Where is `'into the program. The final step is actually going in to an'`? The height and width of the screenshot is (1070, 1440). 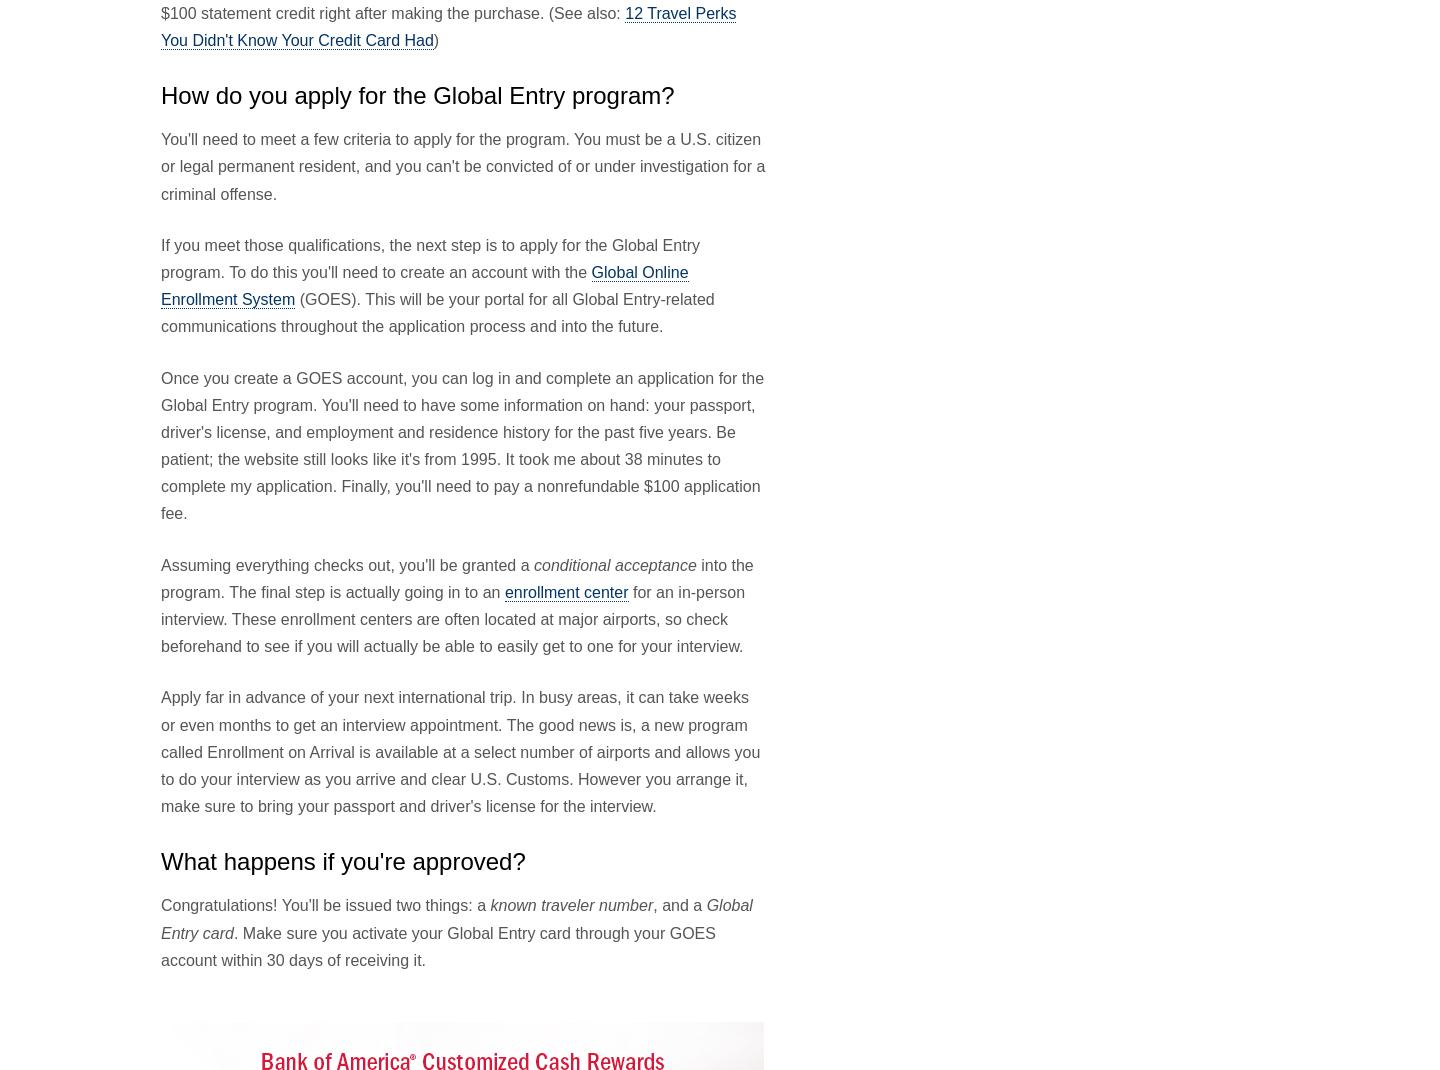 'into the program. The final step is actually going in to an' is located at coordinates (457, 577).